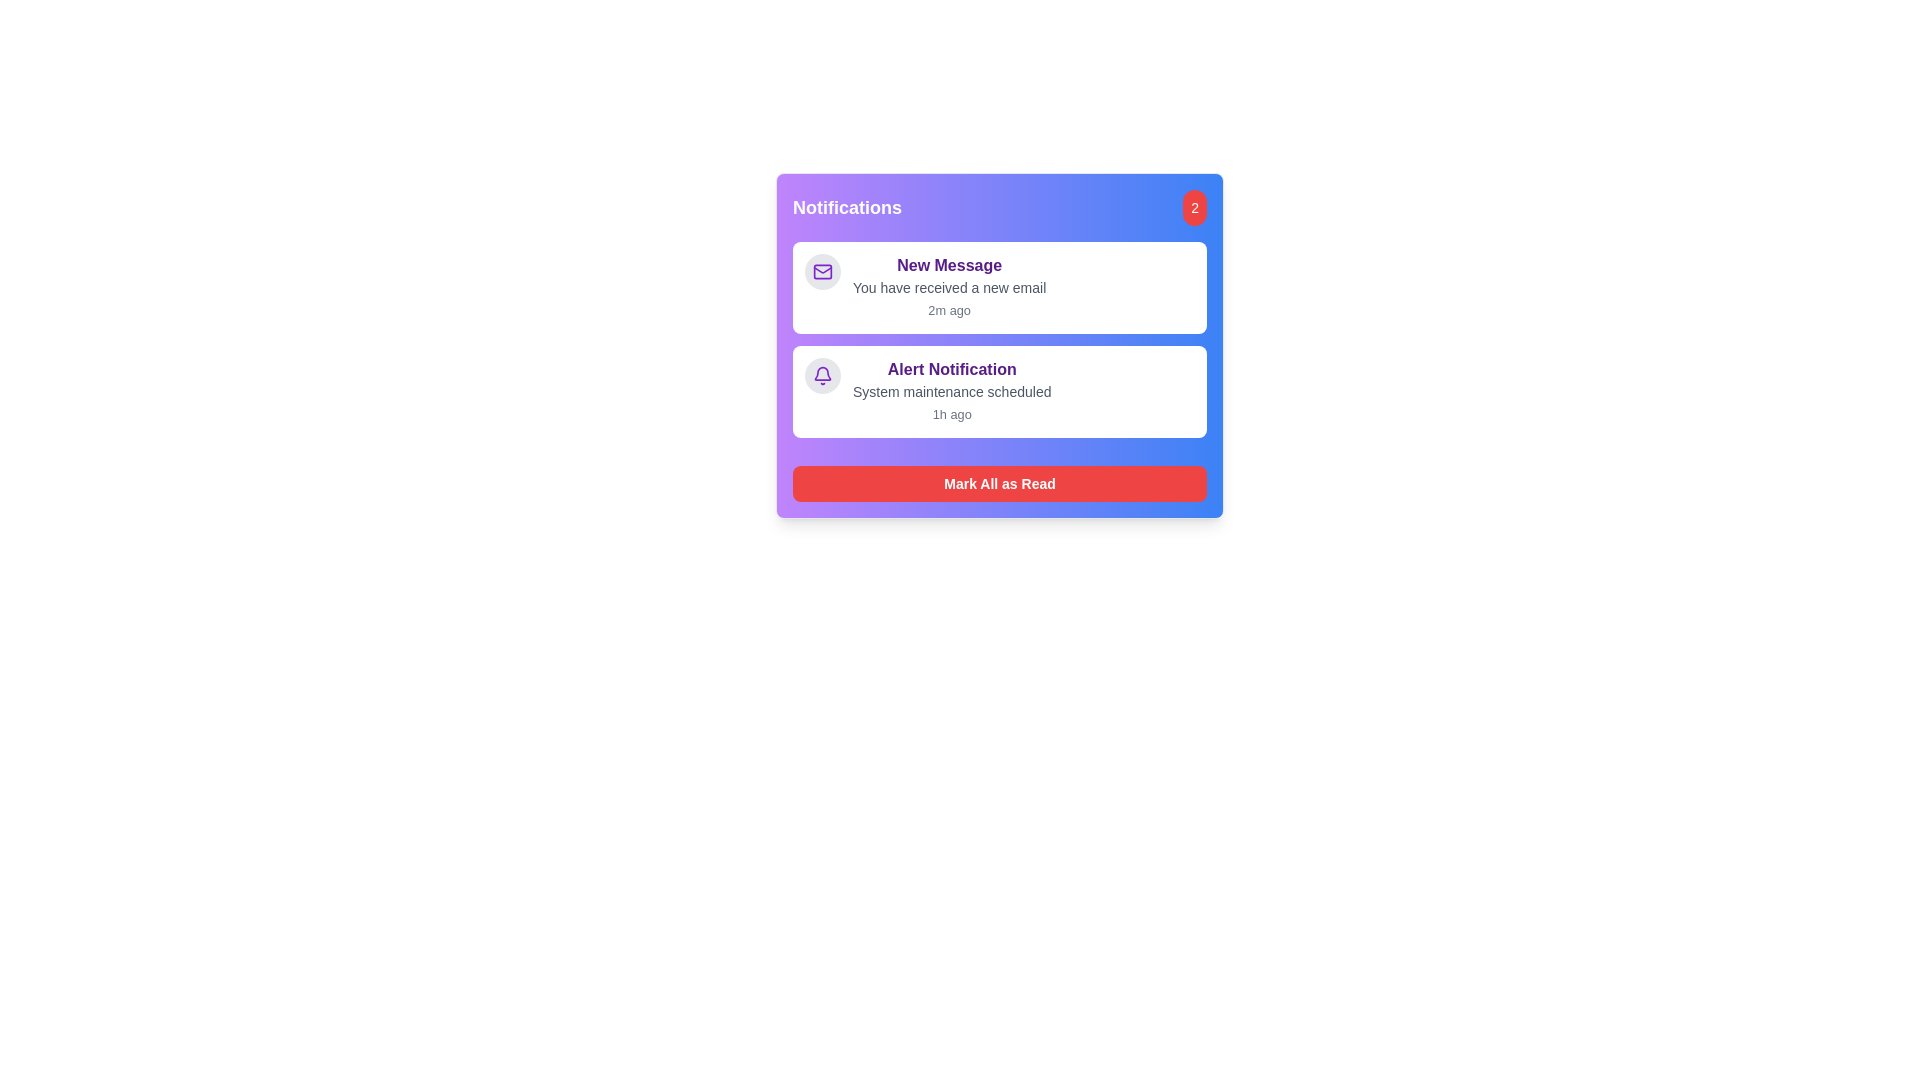 This screenshot has width=1920, height=1080. I want to click on the static text that provides additional details for the notification titled 'New Message' in the notifications panel, so click(948, 288).